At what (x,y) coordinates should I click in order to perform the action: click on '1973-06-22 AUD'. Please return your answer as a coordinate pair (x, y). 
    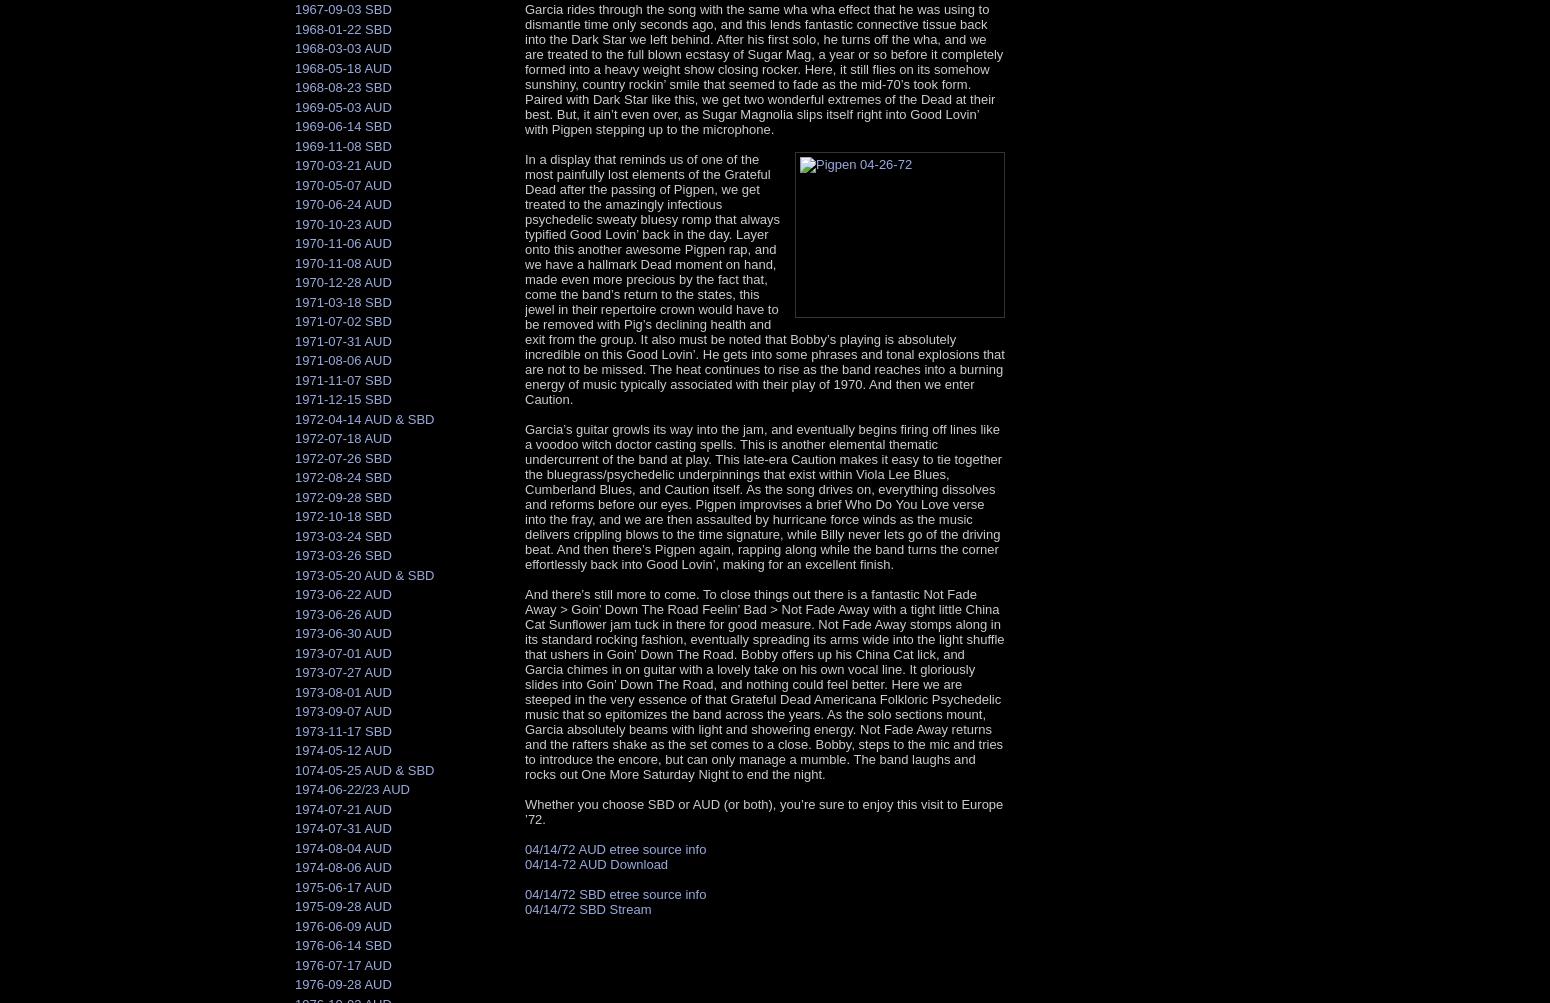
    Looking at the image, I should click on (294, 593).